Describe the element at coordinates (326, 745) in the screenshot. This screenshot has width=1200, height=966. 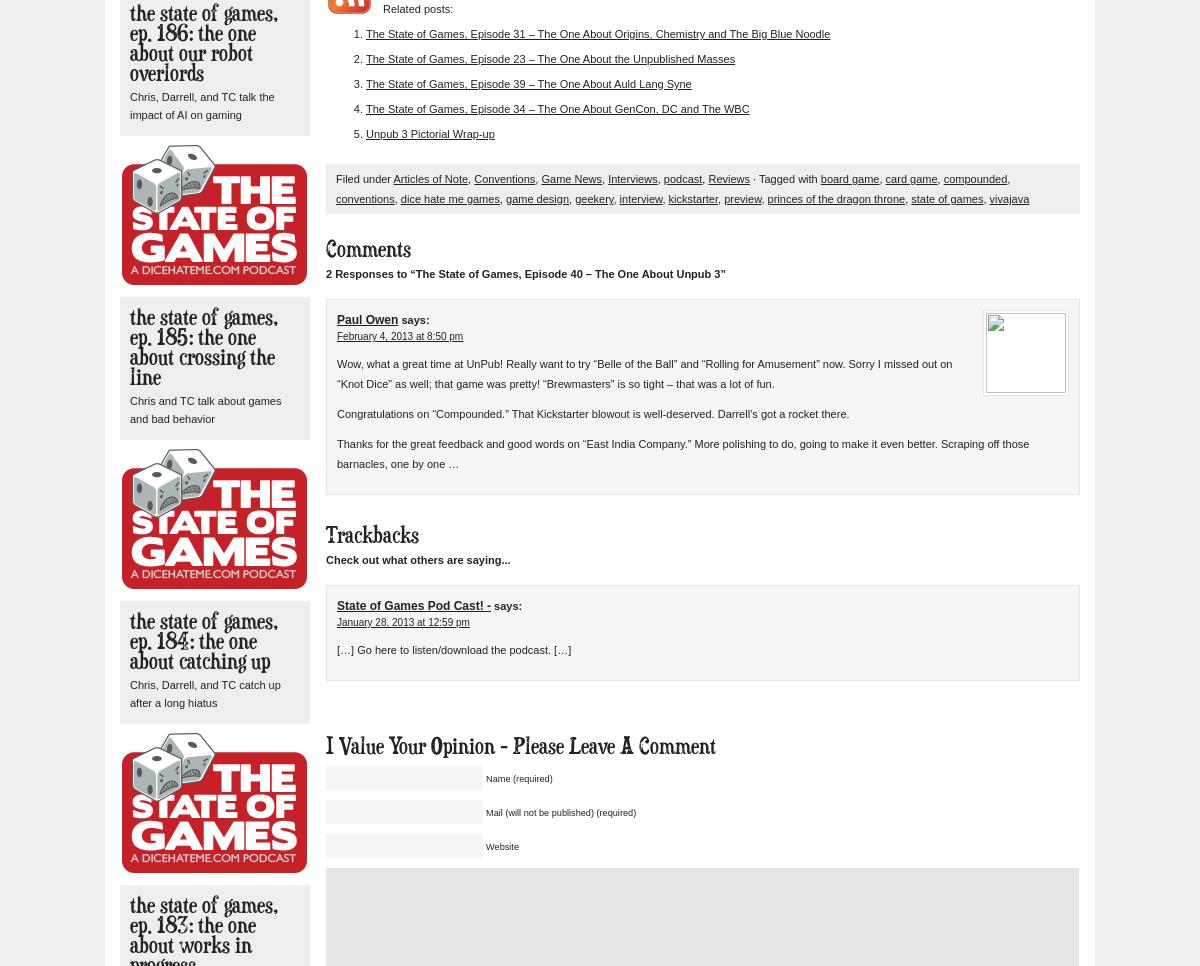
I see `'I Value Your Opinion - Please Leave A Comment'` at that location.